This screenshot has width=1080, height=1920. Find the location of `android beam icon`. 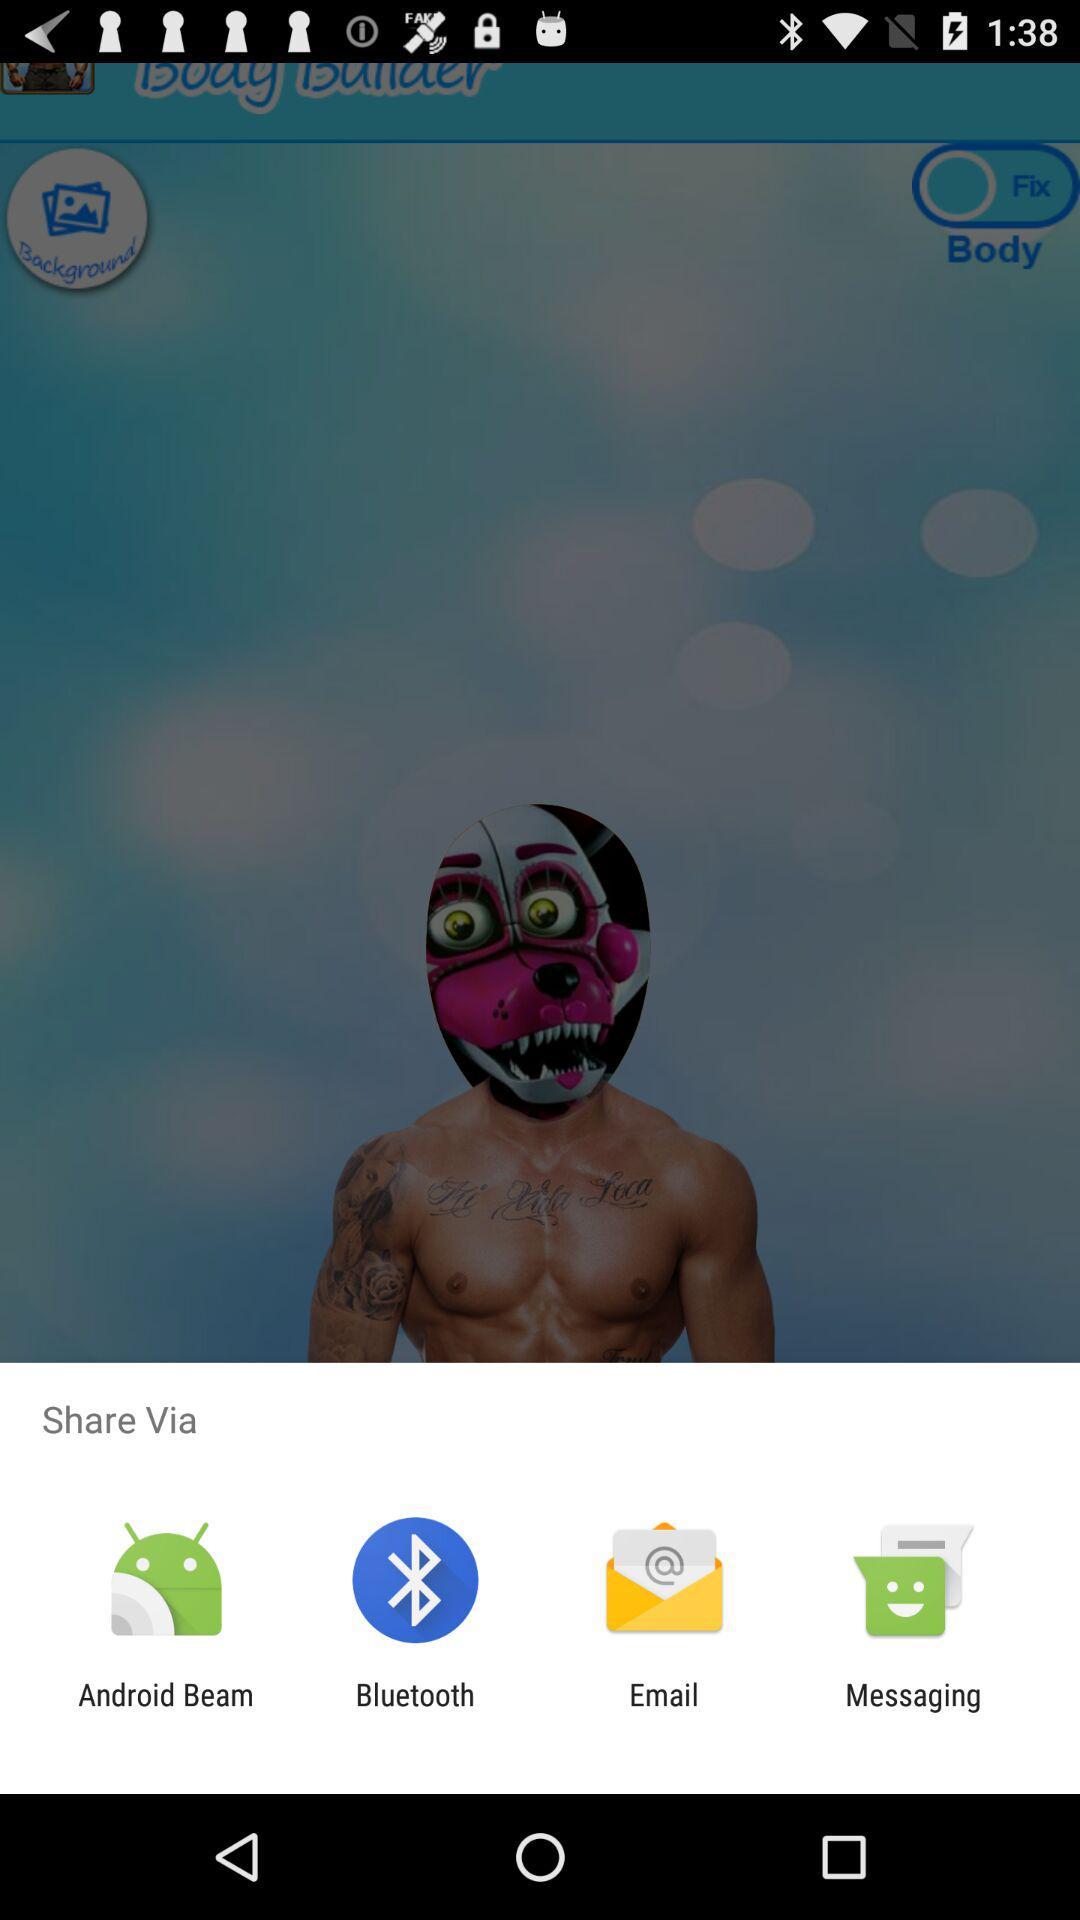

android beam icon is located at coordinates (165, 1711).